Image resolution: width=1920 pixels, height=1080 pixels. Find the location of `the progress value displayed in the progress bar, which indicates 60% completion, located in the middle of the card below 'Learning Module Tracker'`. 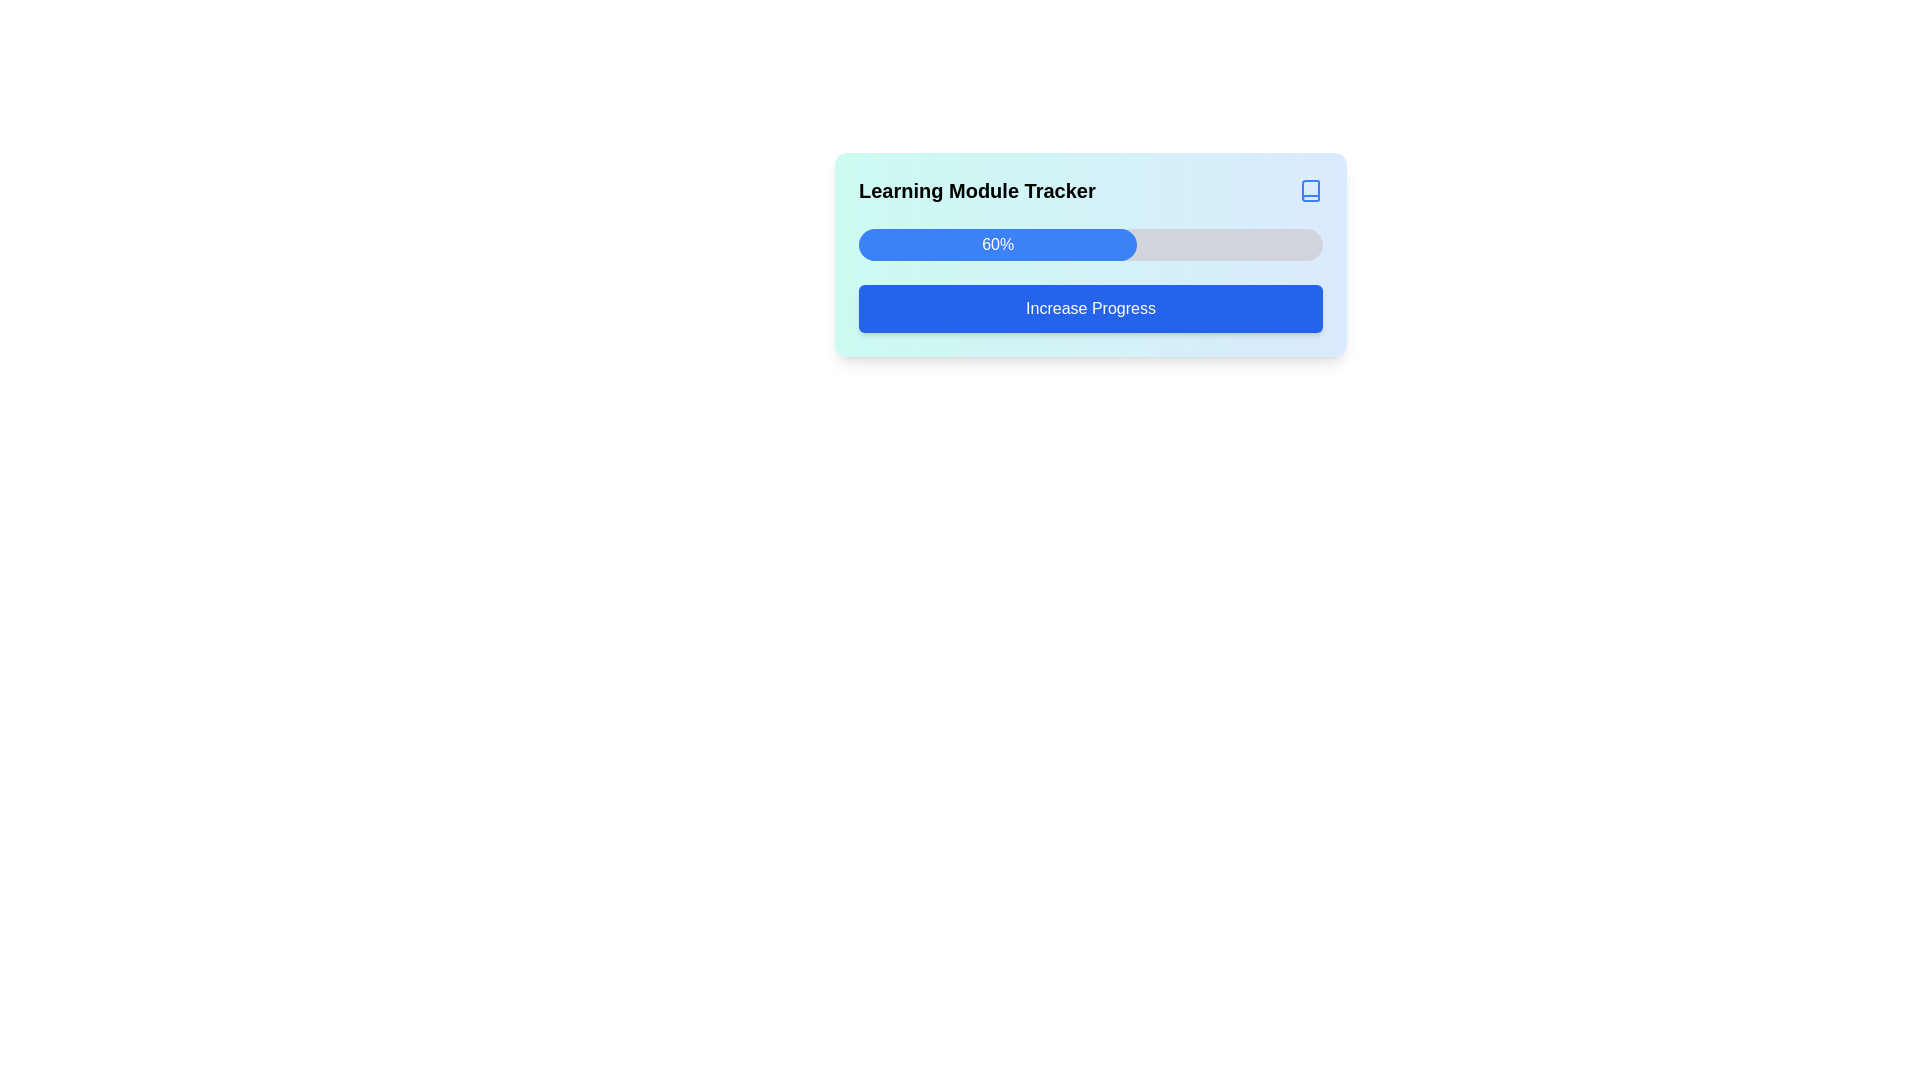

the progress value displayed in the progress bar, which indicates 60% completion, located in the middle of the card below 'Learning Module Tracker' is located at coordinates (1089, 253).